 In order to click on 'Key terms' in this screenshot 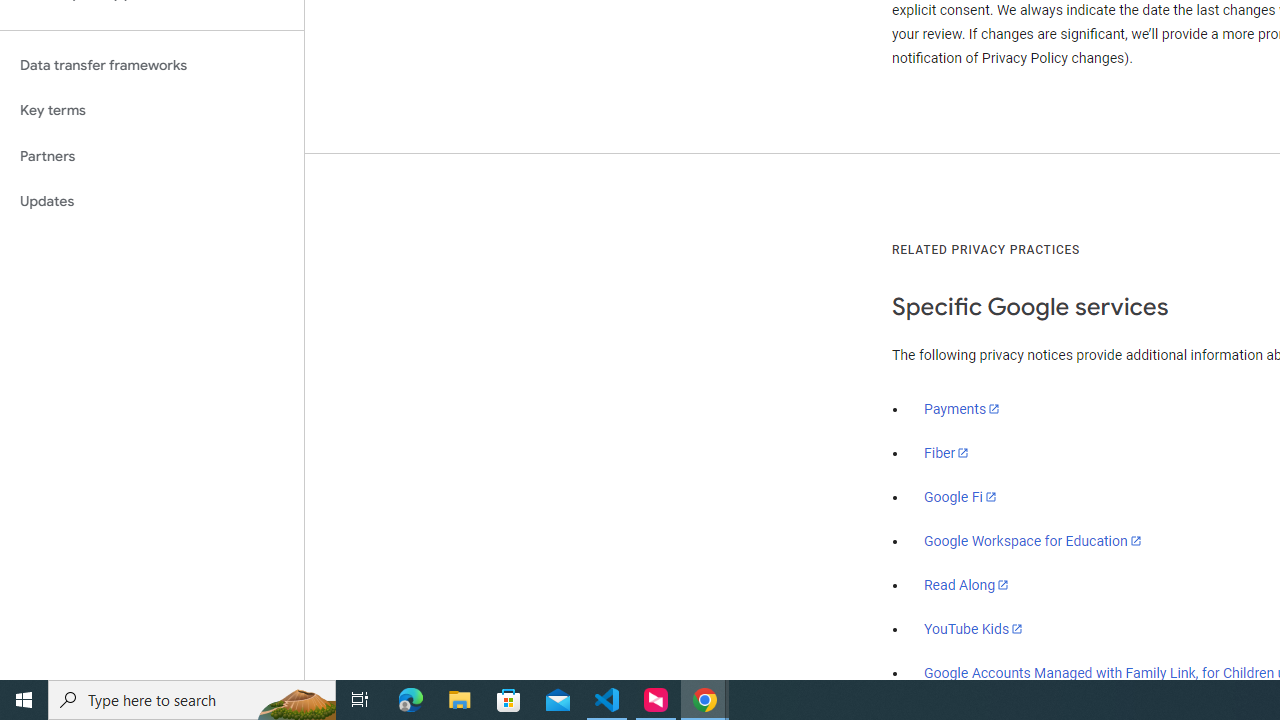, I will do `click(151, 110)`.